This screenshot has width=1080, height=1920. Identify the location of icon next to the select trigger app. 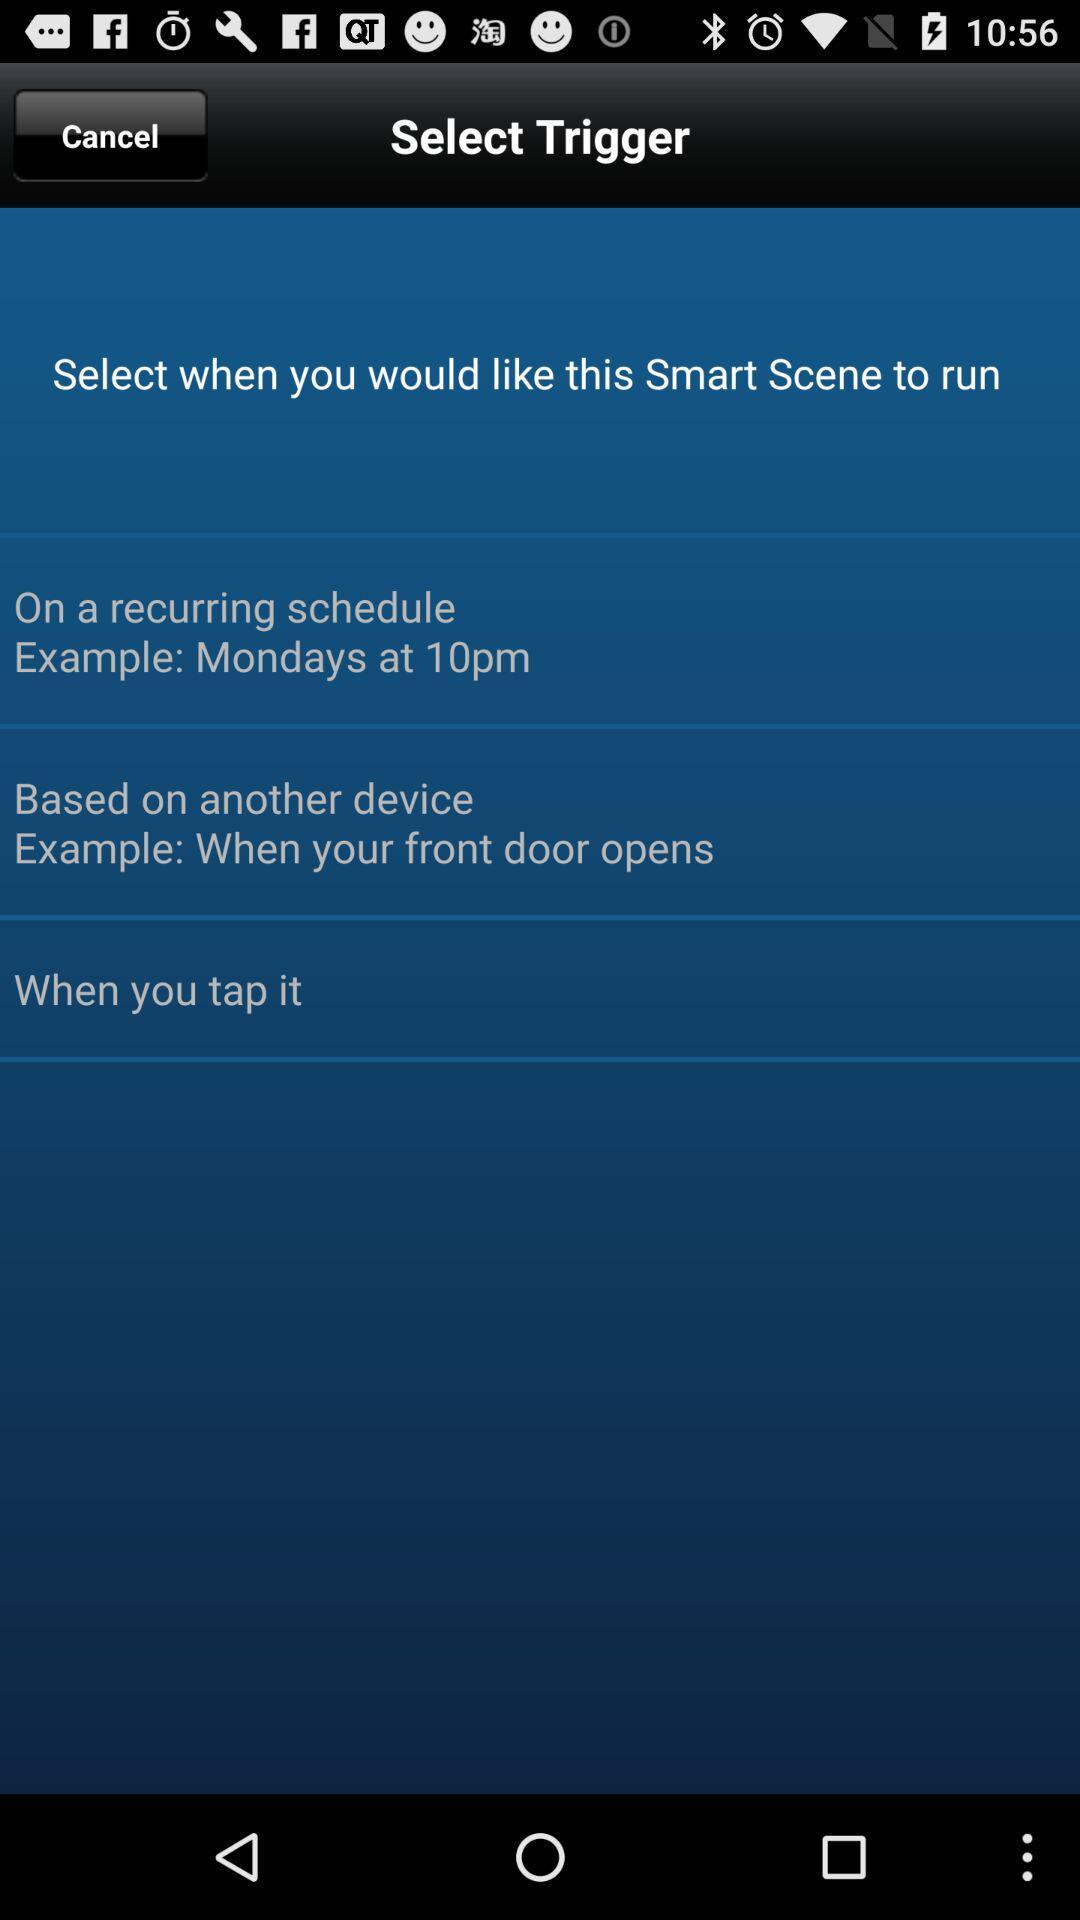
(110, 134).